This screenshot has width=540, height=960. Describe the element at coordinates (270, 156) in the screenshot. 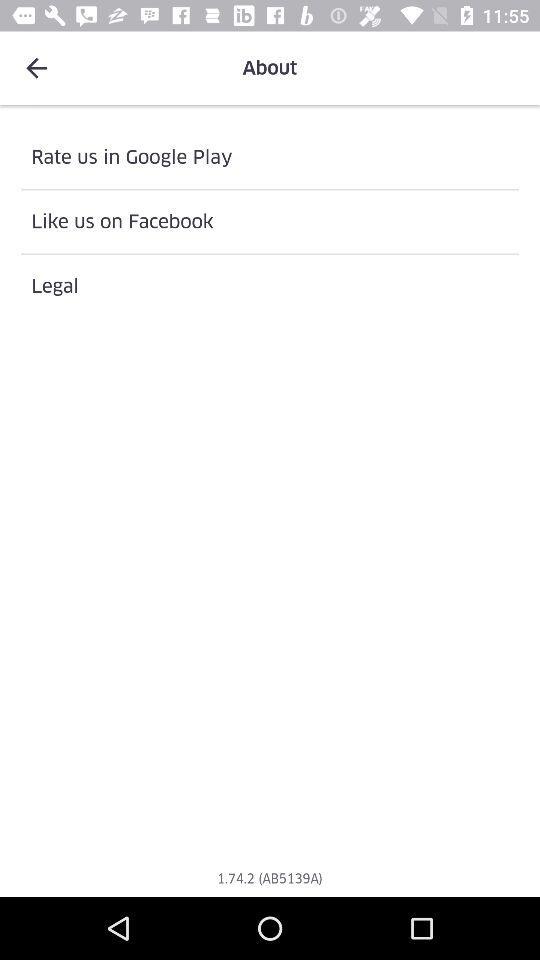

I see `icon above the like us on icon` at that location.